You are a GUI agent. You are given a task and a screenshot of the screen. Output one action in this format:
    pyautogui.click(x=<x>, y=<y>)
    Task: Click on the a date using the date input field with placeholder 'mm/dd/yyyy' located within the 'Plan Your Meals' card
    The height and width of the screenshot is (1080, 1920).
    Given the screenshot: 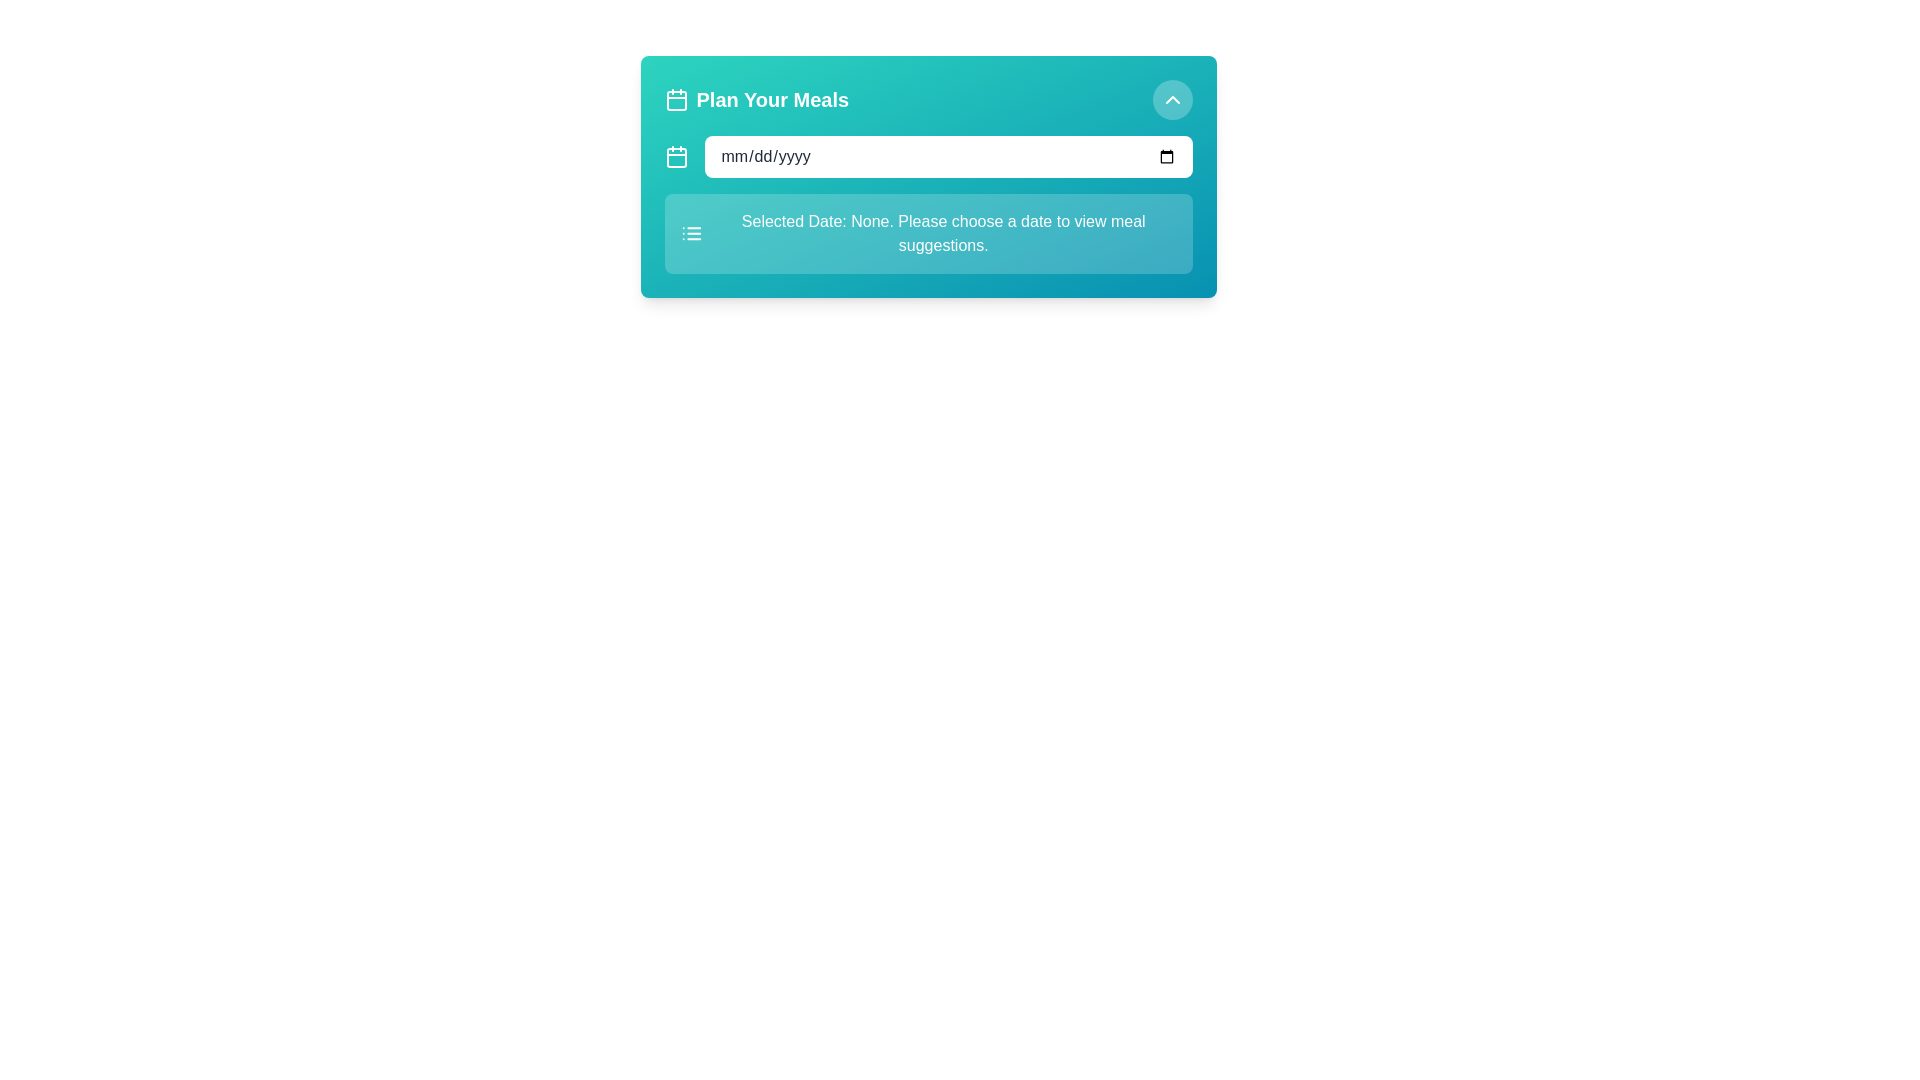 What is the action you would take?
    pyautogui.click(x=947, y=156)
    